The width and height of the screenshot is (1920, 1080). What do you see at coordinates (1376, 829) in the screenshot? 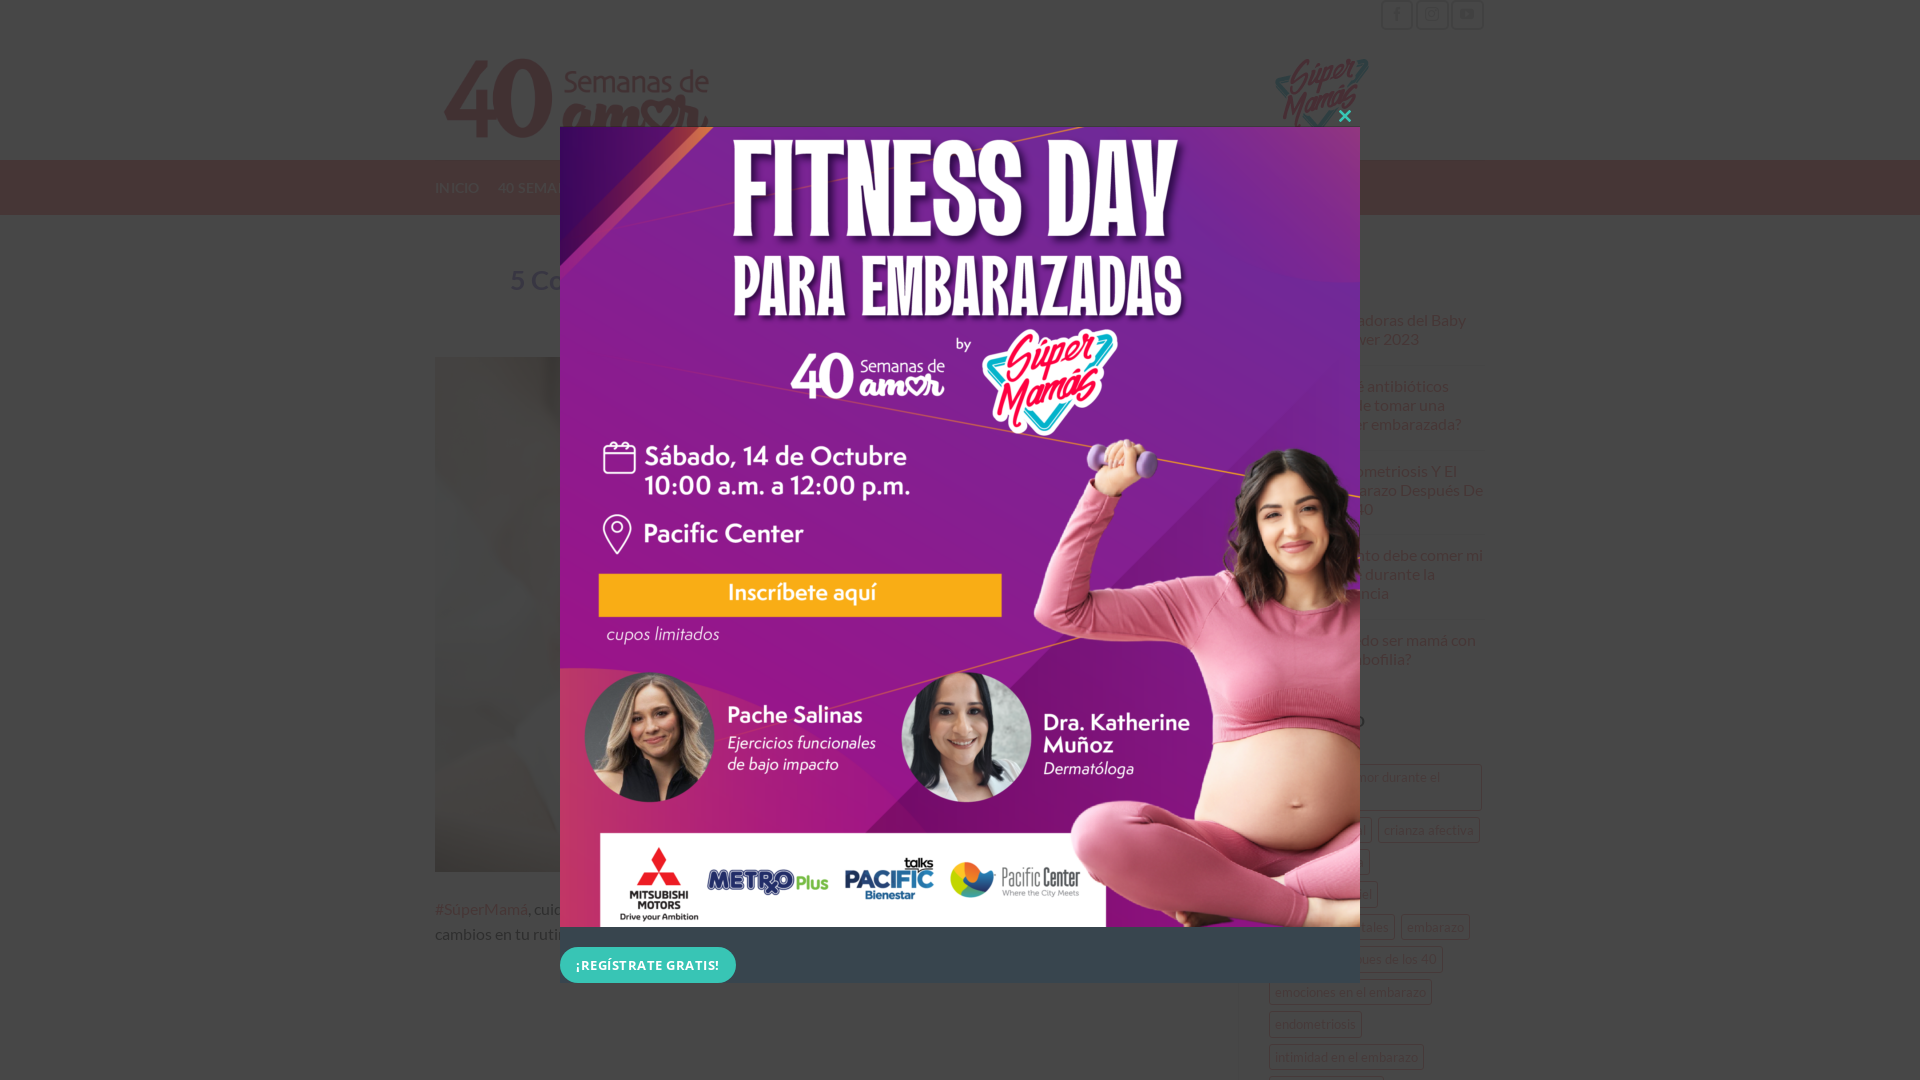
I see `'crianza afectiva'` at bounding box center [1376, 829].